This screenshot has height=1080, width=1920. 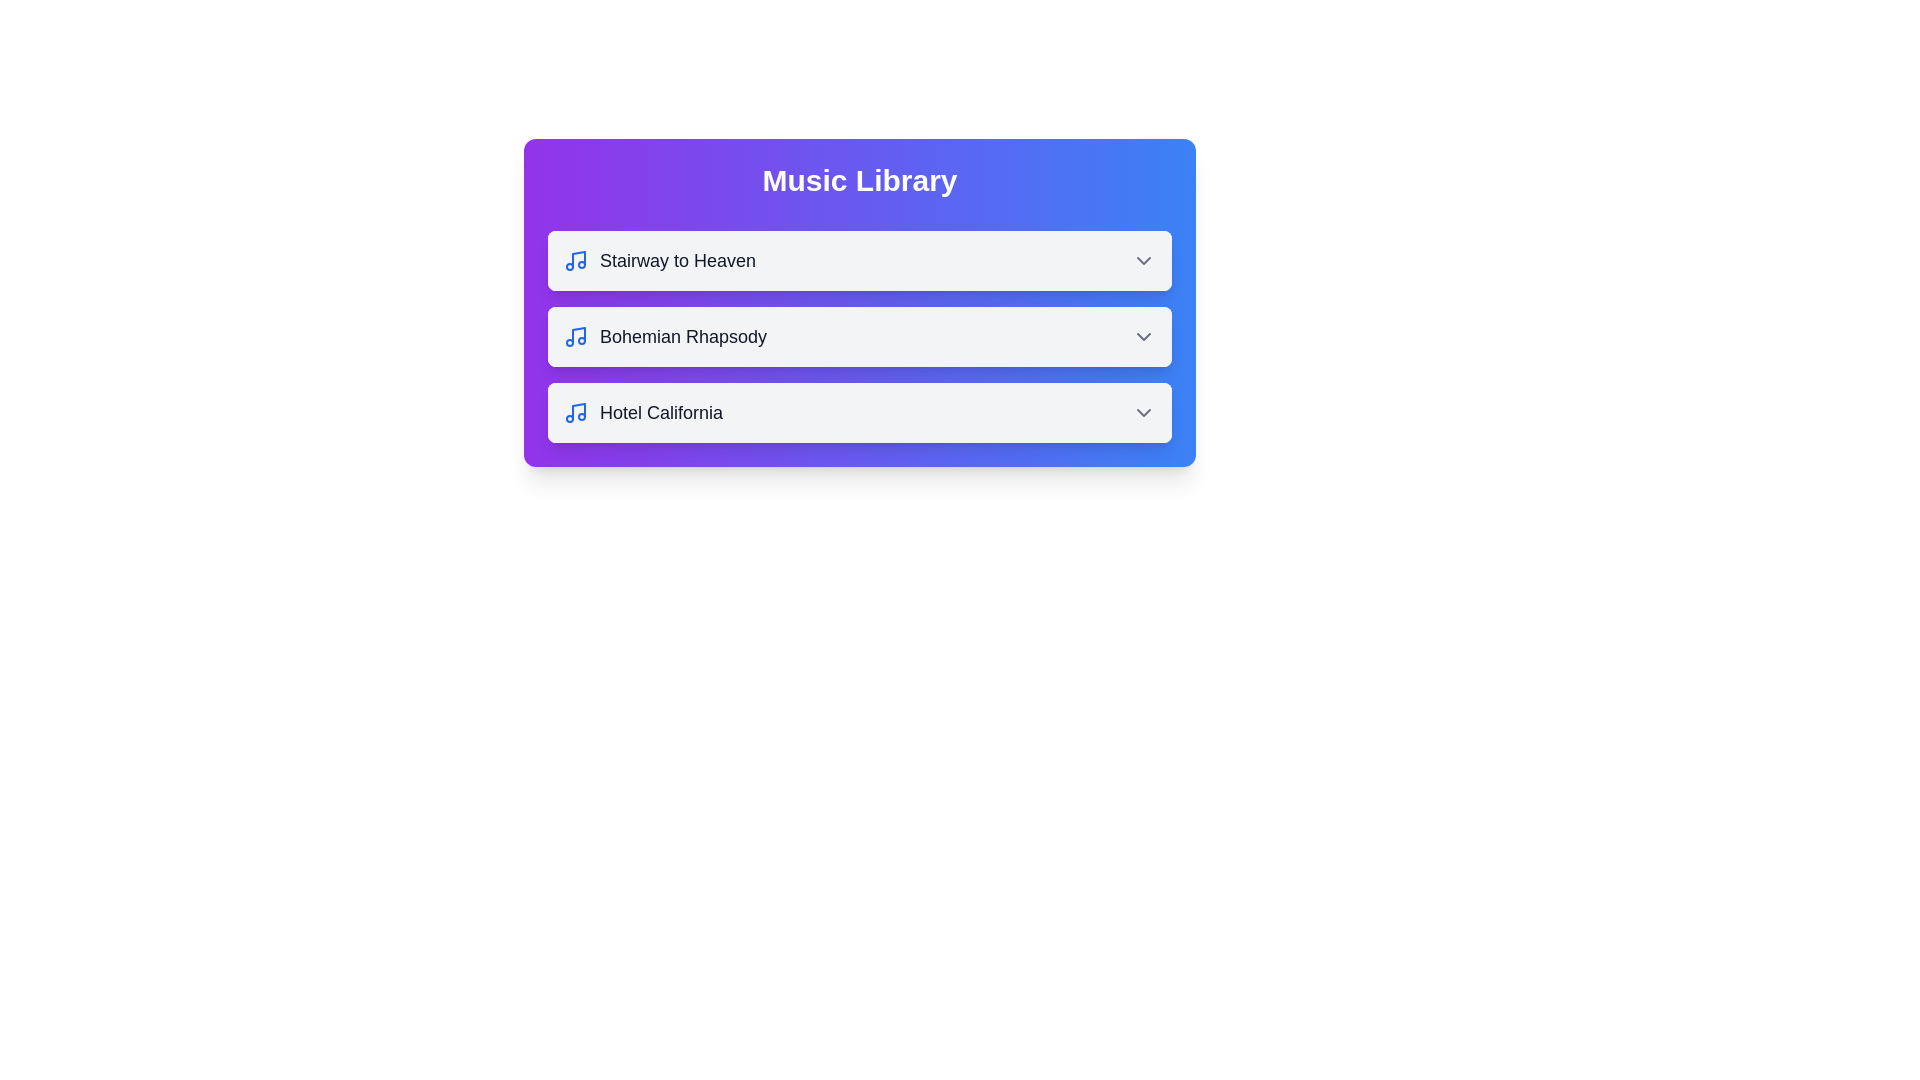 I want to click on the Text Label with Icon that identifies an item in the music library, positioned below 'Bohemian Rhapsody', so click(x=643, y=411).